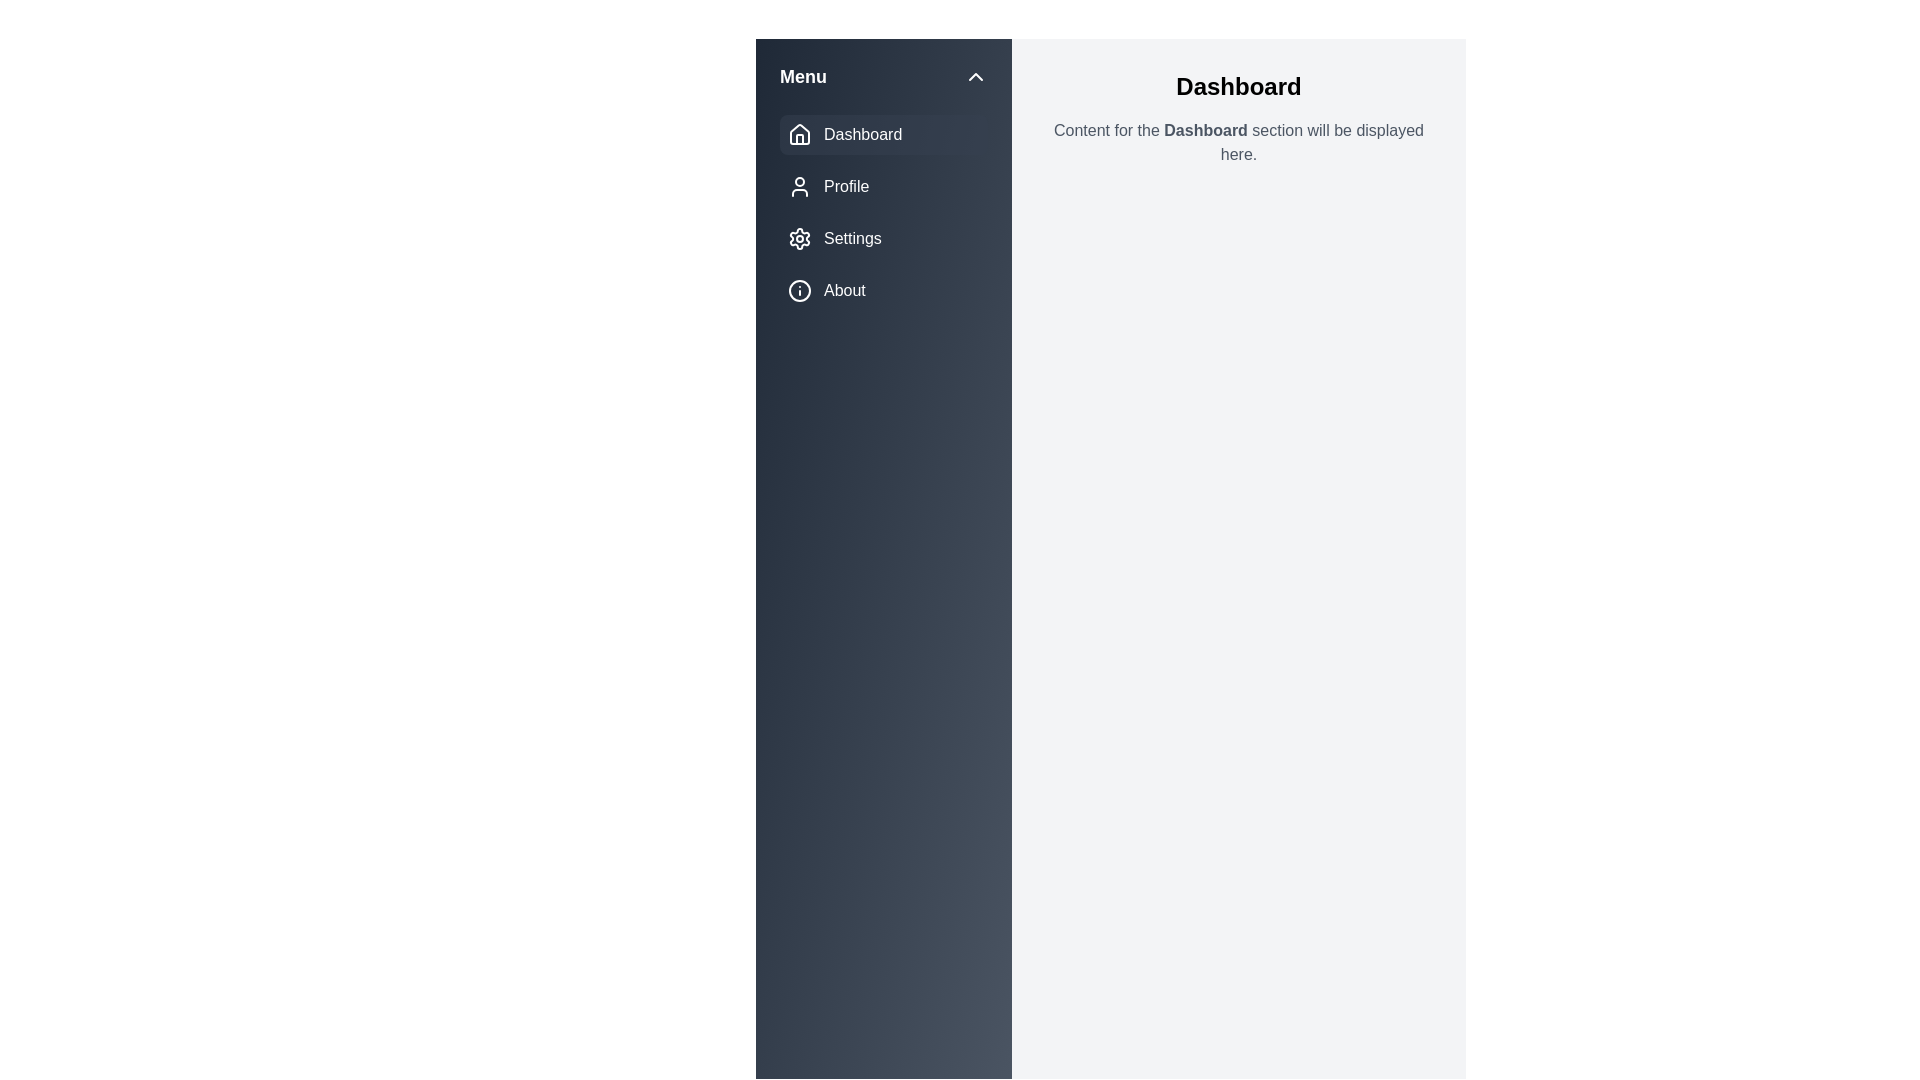 The image size is (1920, 1080). Describe the element at coordinates (800, 134) in the screenshot. I see `the 'Dashboard' navigation option` at that location.